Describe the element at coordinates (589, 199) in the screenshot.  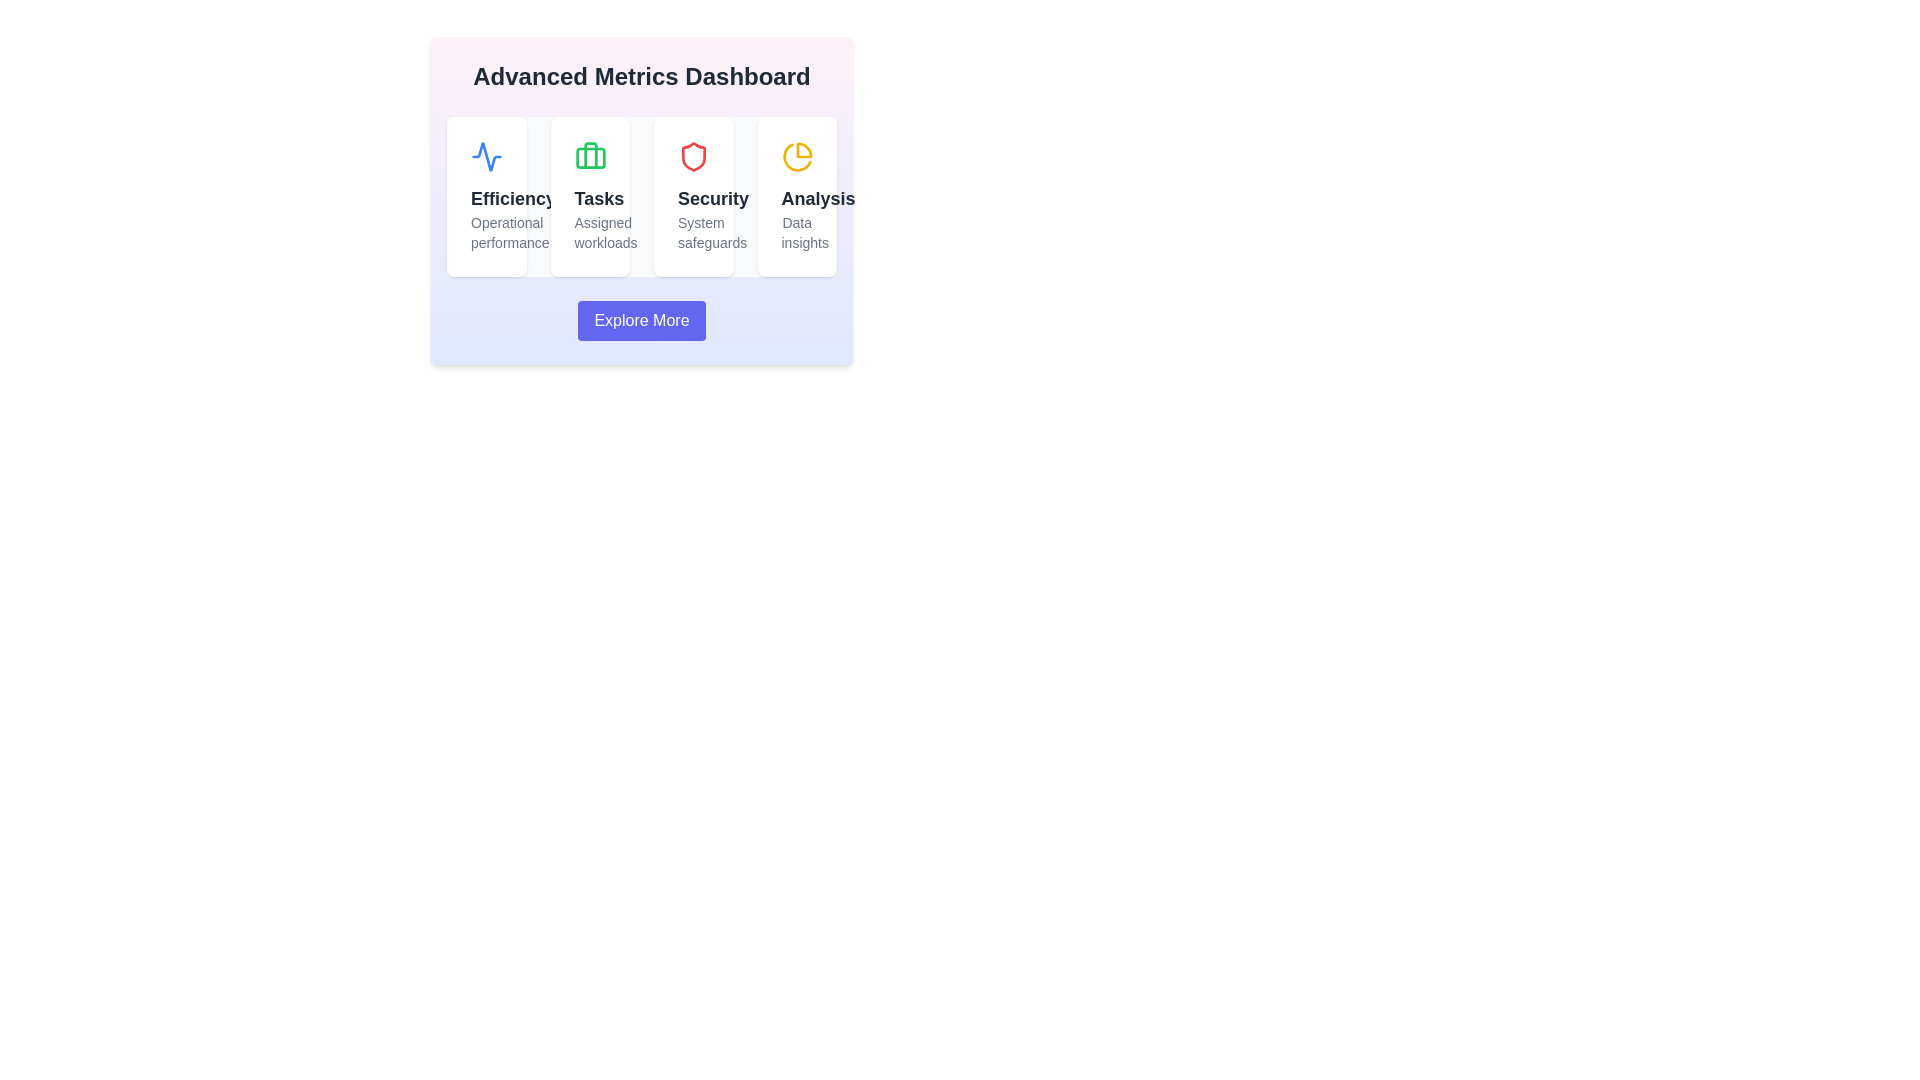
I see `the non-interactive title text element that summarizes task-related information within the 'Tasks Assigned workloads' card` at that location.